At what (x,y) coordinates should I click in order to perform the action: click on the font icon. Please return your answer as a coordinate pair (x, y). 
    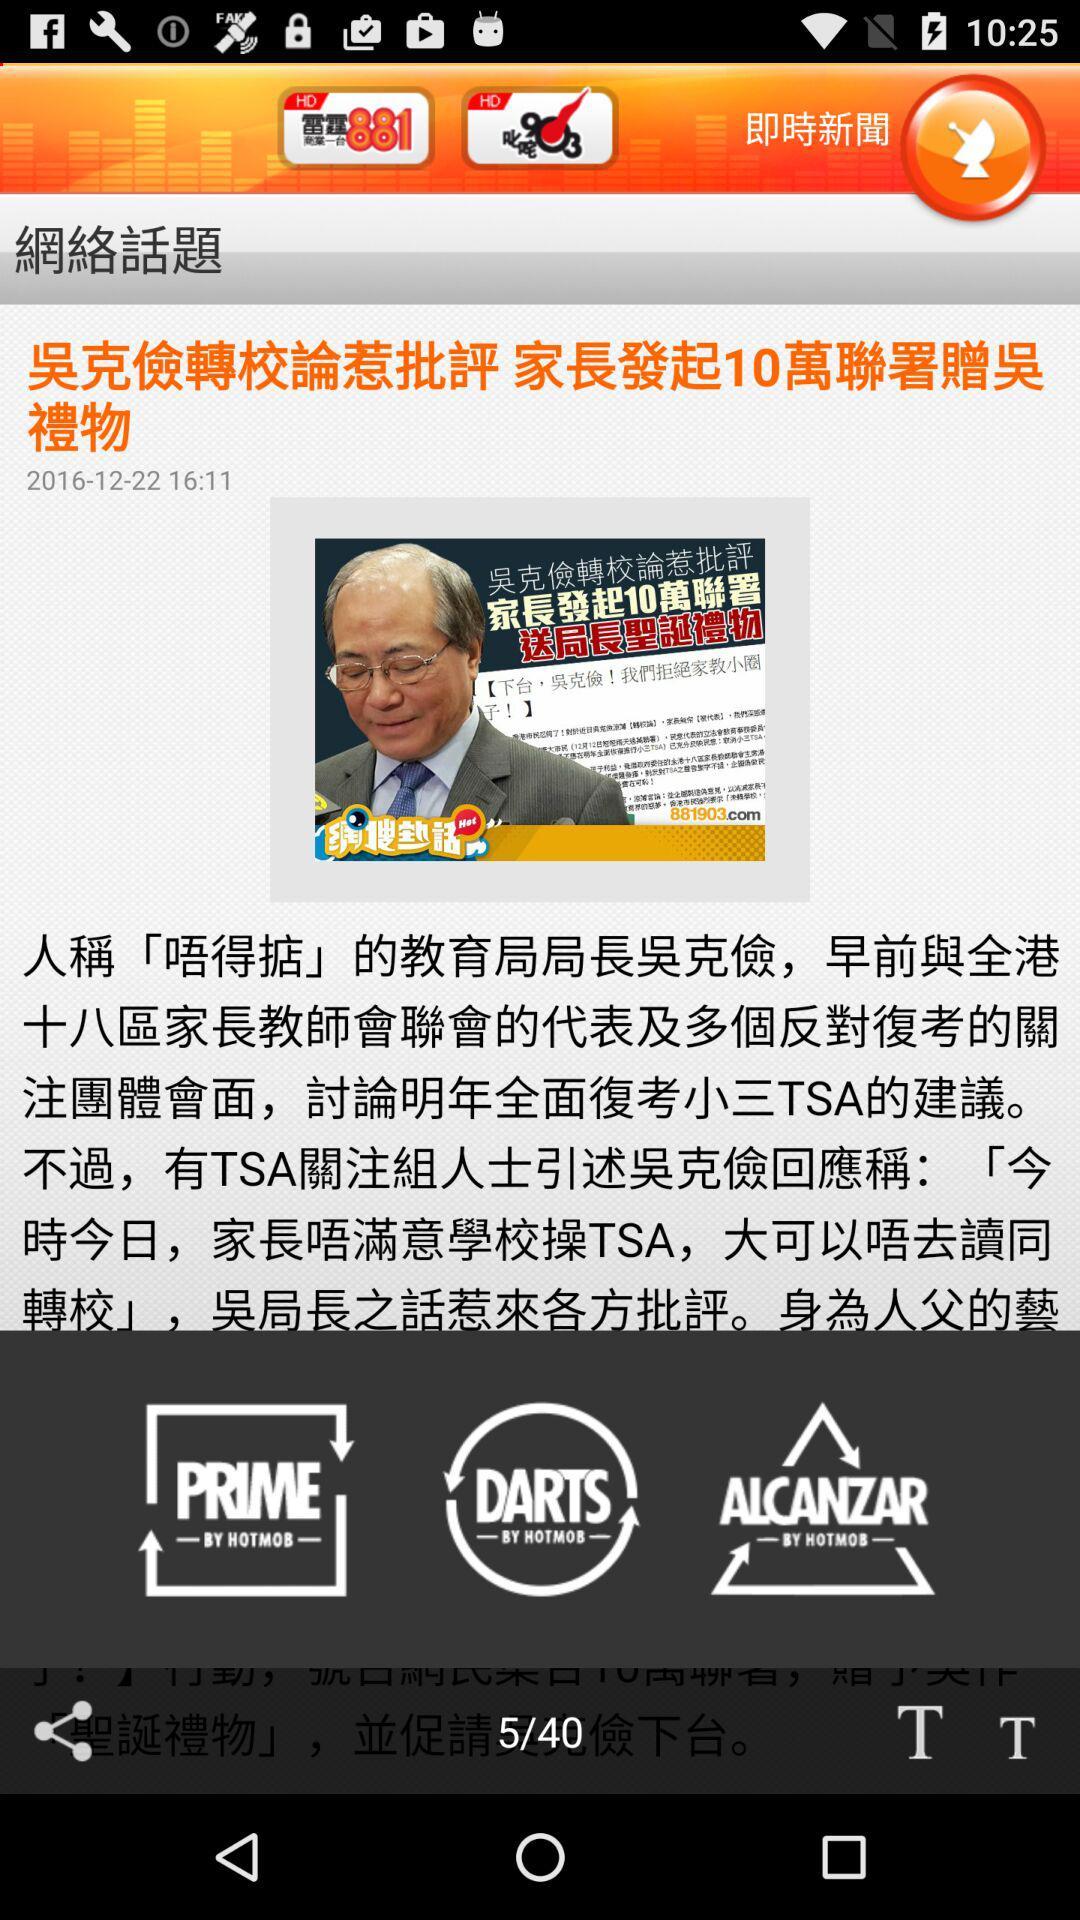
    Looking at the image, I should click on (919, 1851).